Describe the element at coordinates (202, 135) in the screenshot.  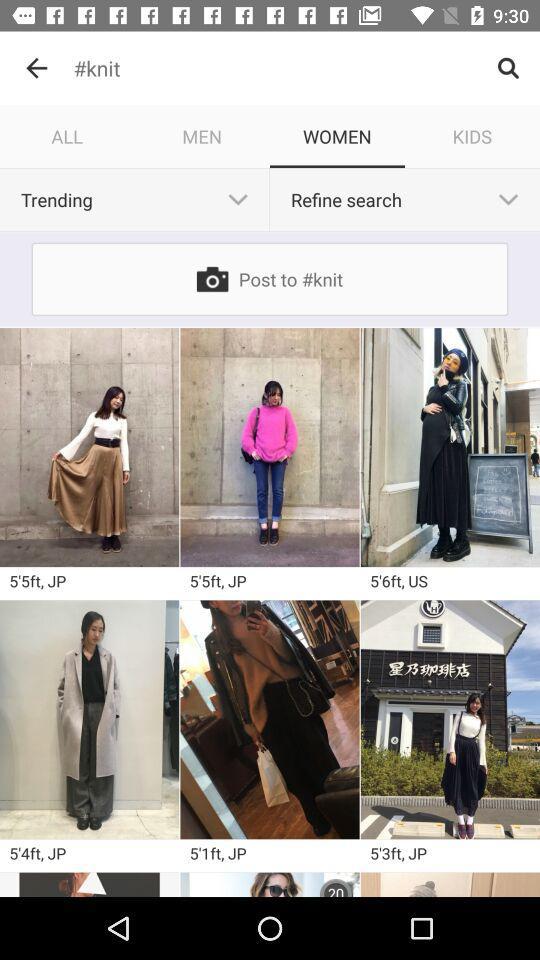
I see `the men item` at that location.